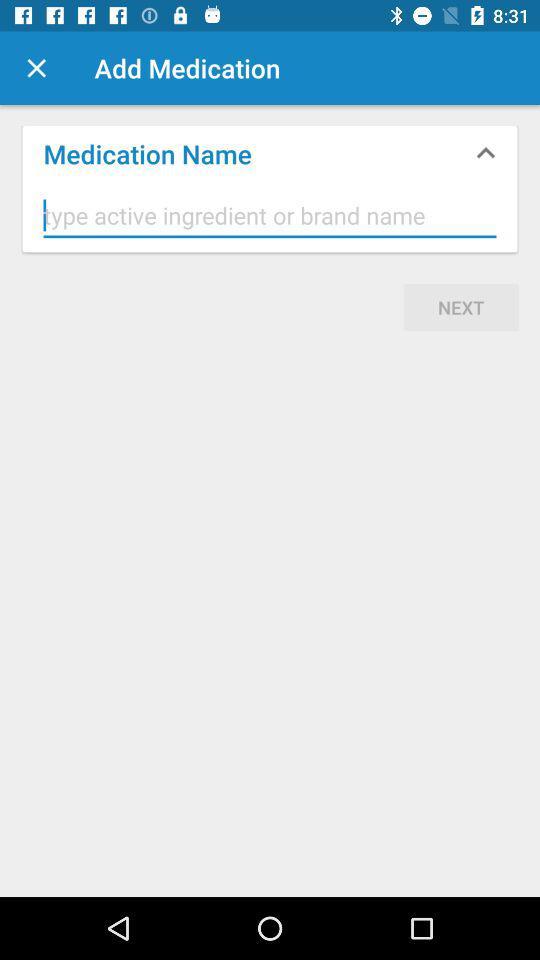 The image size is (540, 960). What do you see at coordinates (36, 68) in the screenshot?
I see `the item at the top left corner` at bounding box center [36, 68].